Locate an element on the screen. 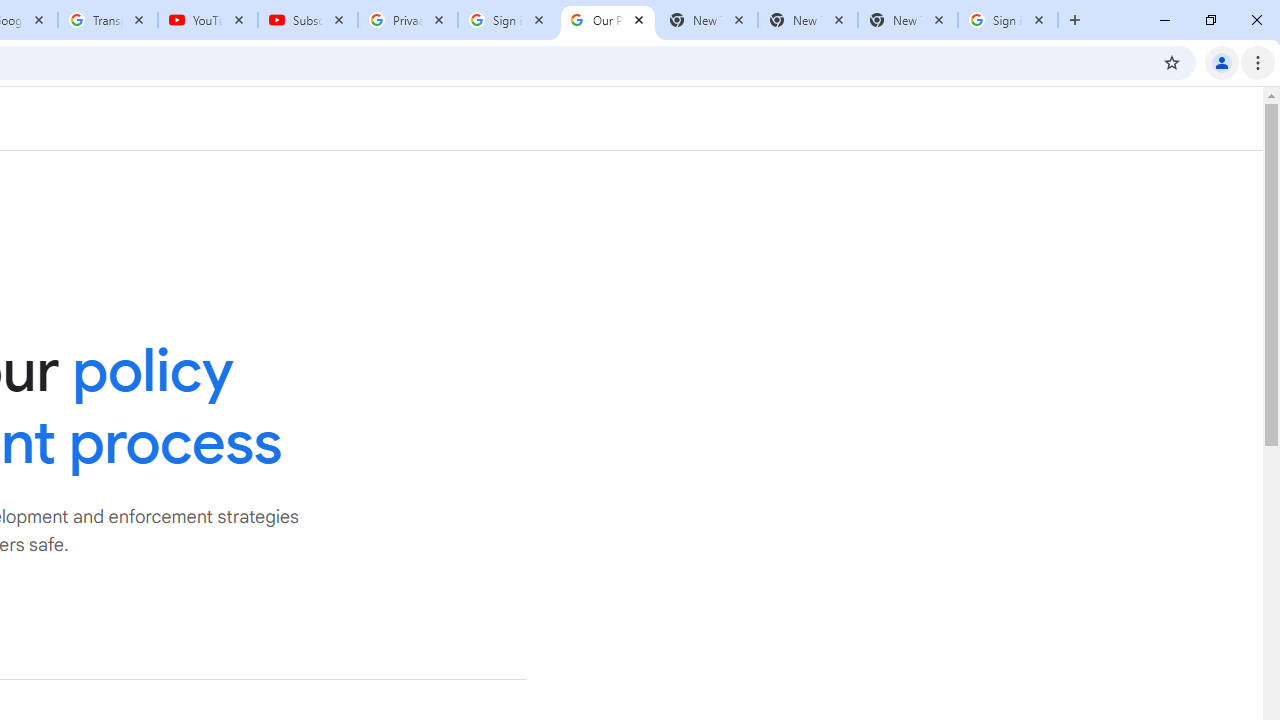  'YouTube' is located at coordinates (208, 20).